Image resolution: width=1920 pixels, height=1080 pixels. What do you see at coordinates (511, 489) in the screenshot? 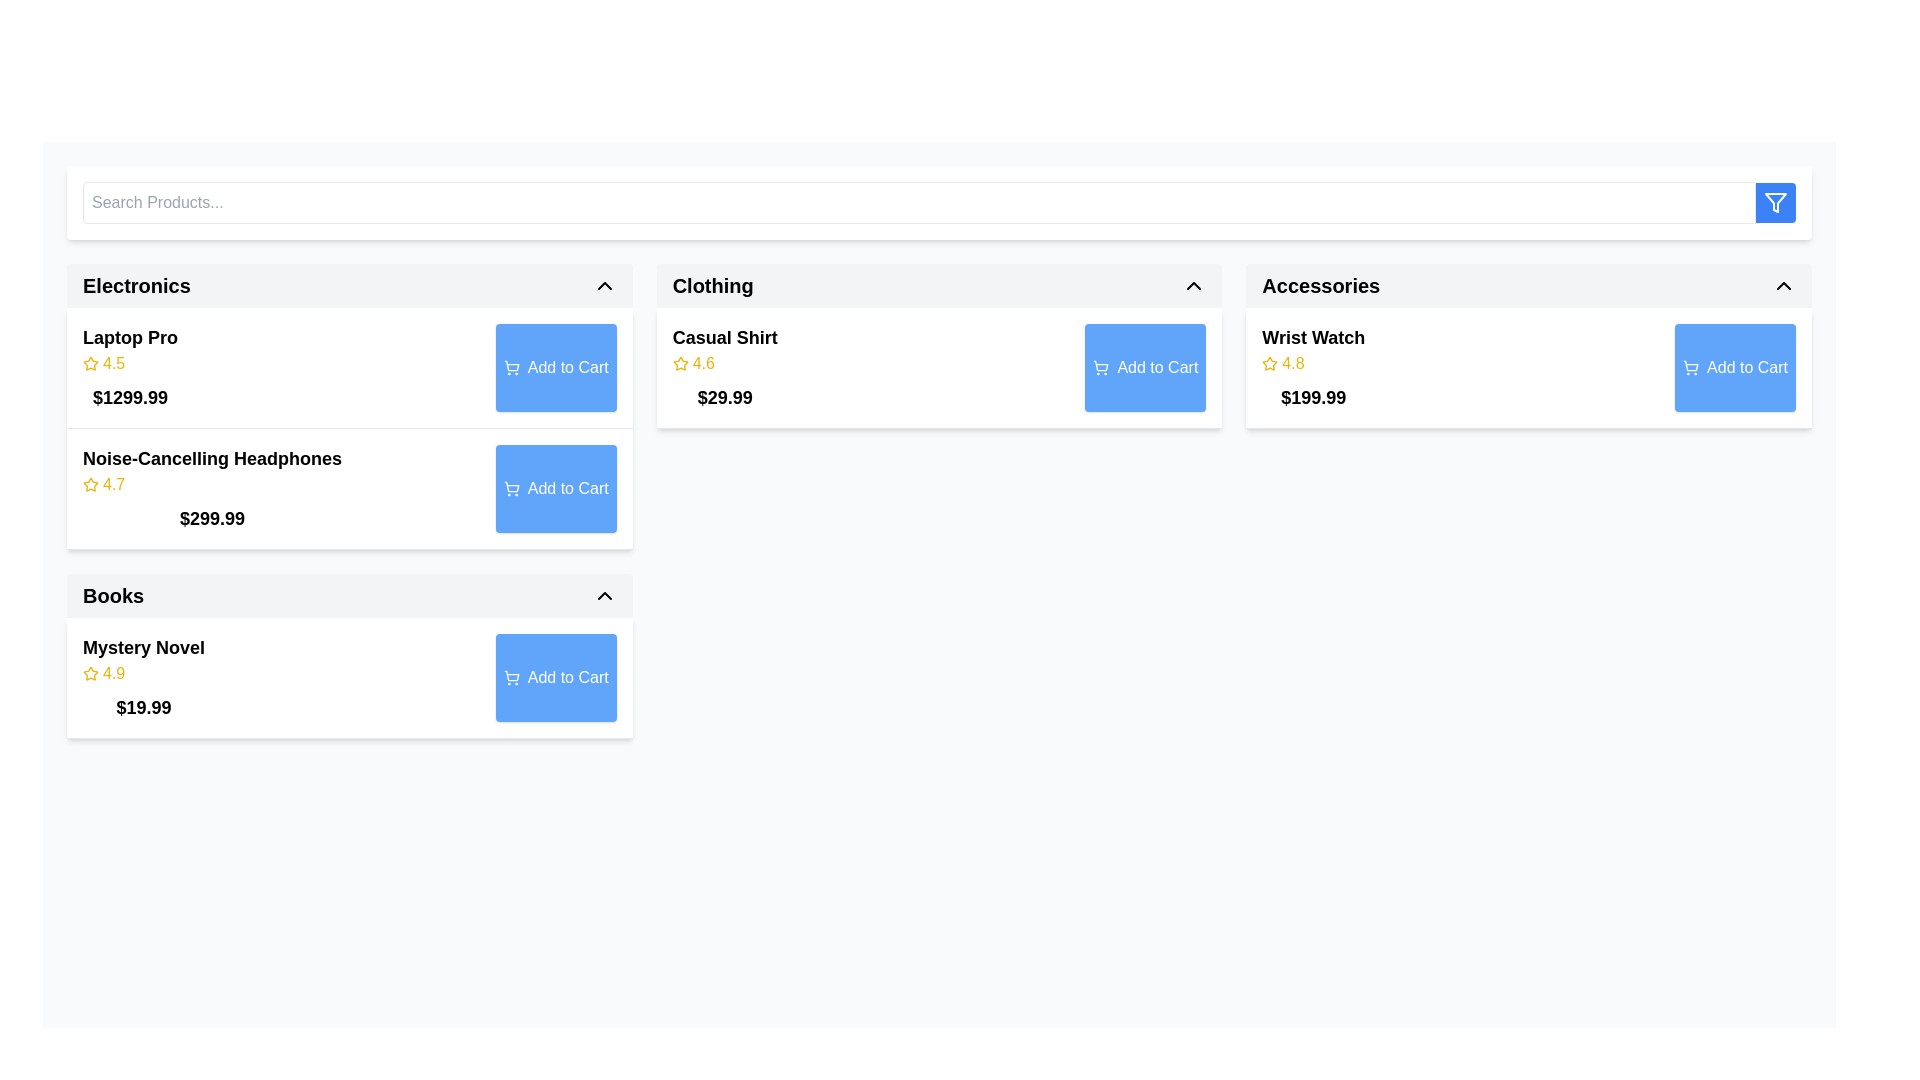
I see `the shopping cart icon with a minimalist outline design, which is part of the 'Add to Cart' button under the 'Noise-Cancelling Headphones' product listing` at bounding box center [511, 489].